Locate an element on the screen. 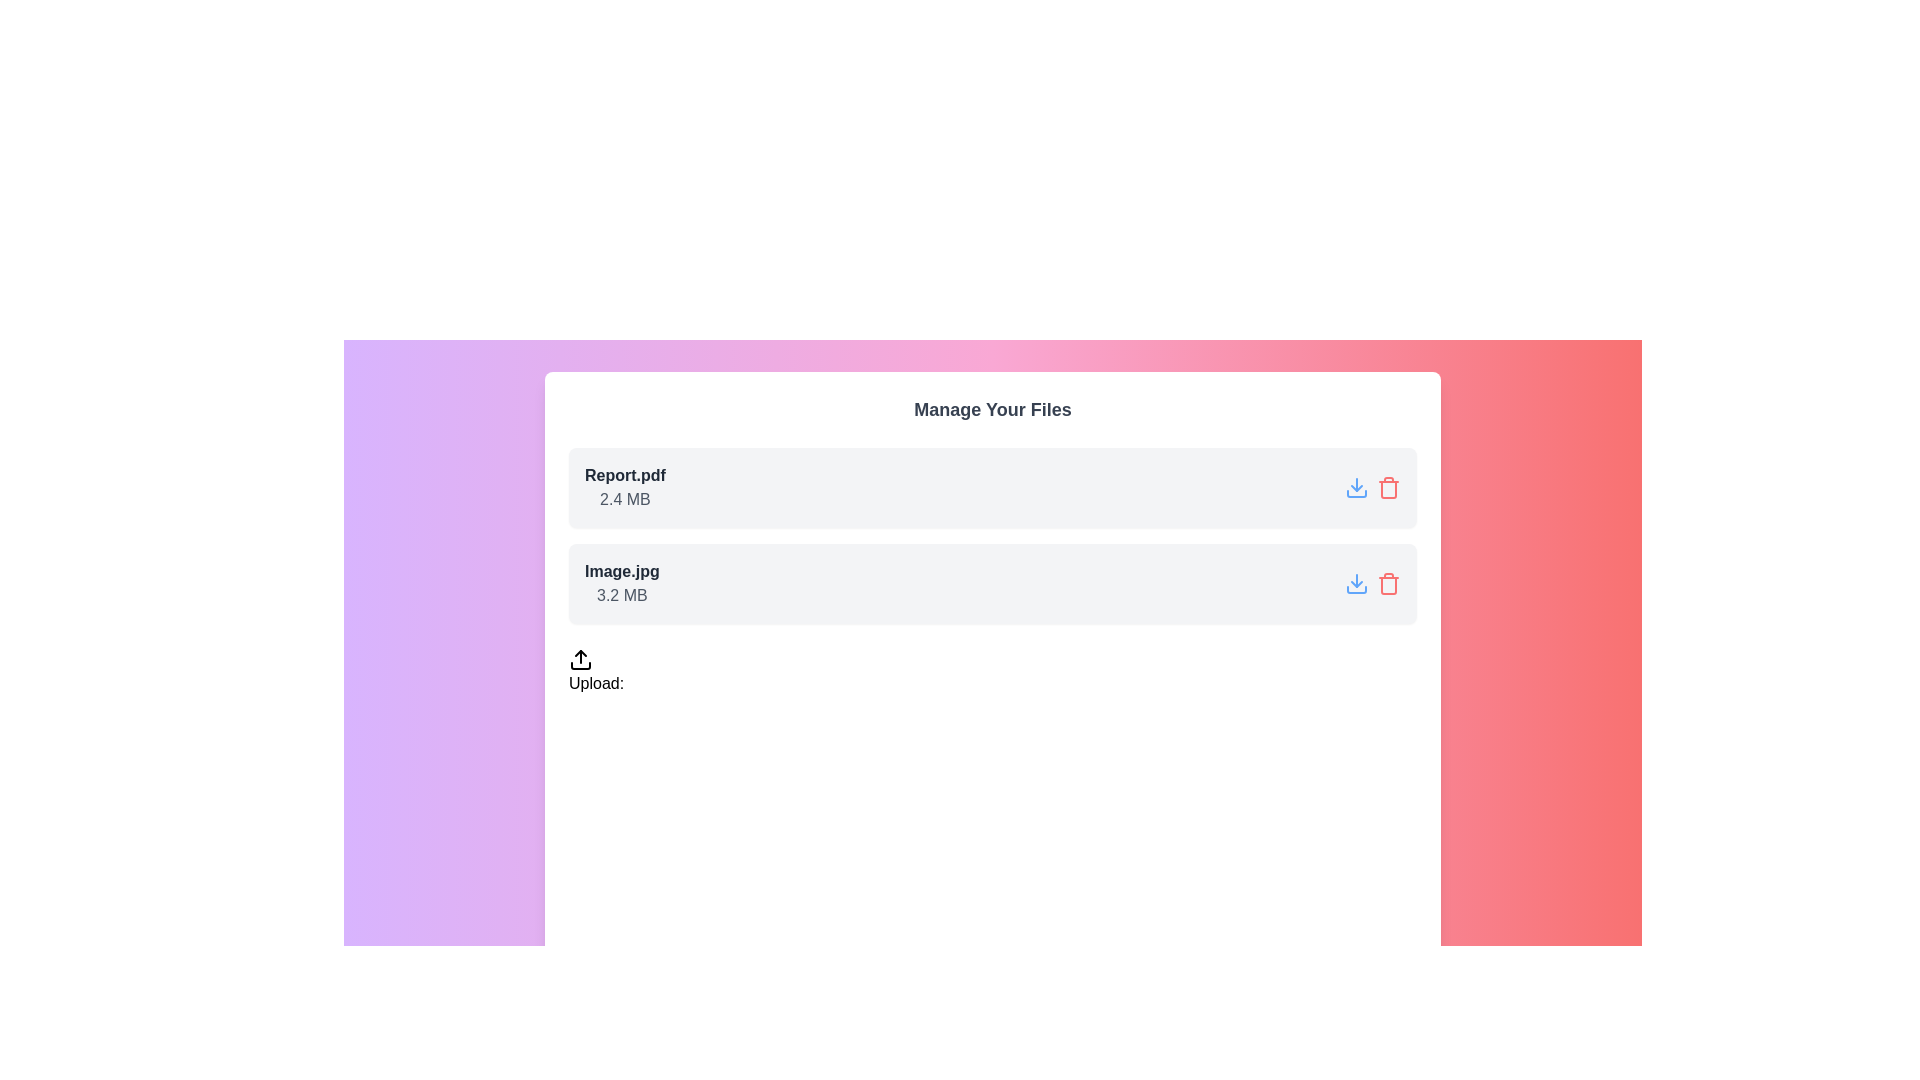  the text display element that shows the file name and size information for 'Image.jpg' is located at coordinates (621, 583).